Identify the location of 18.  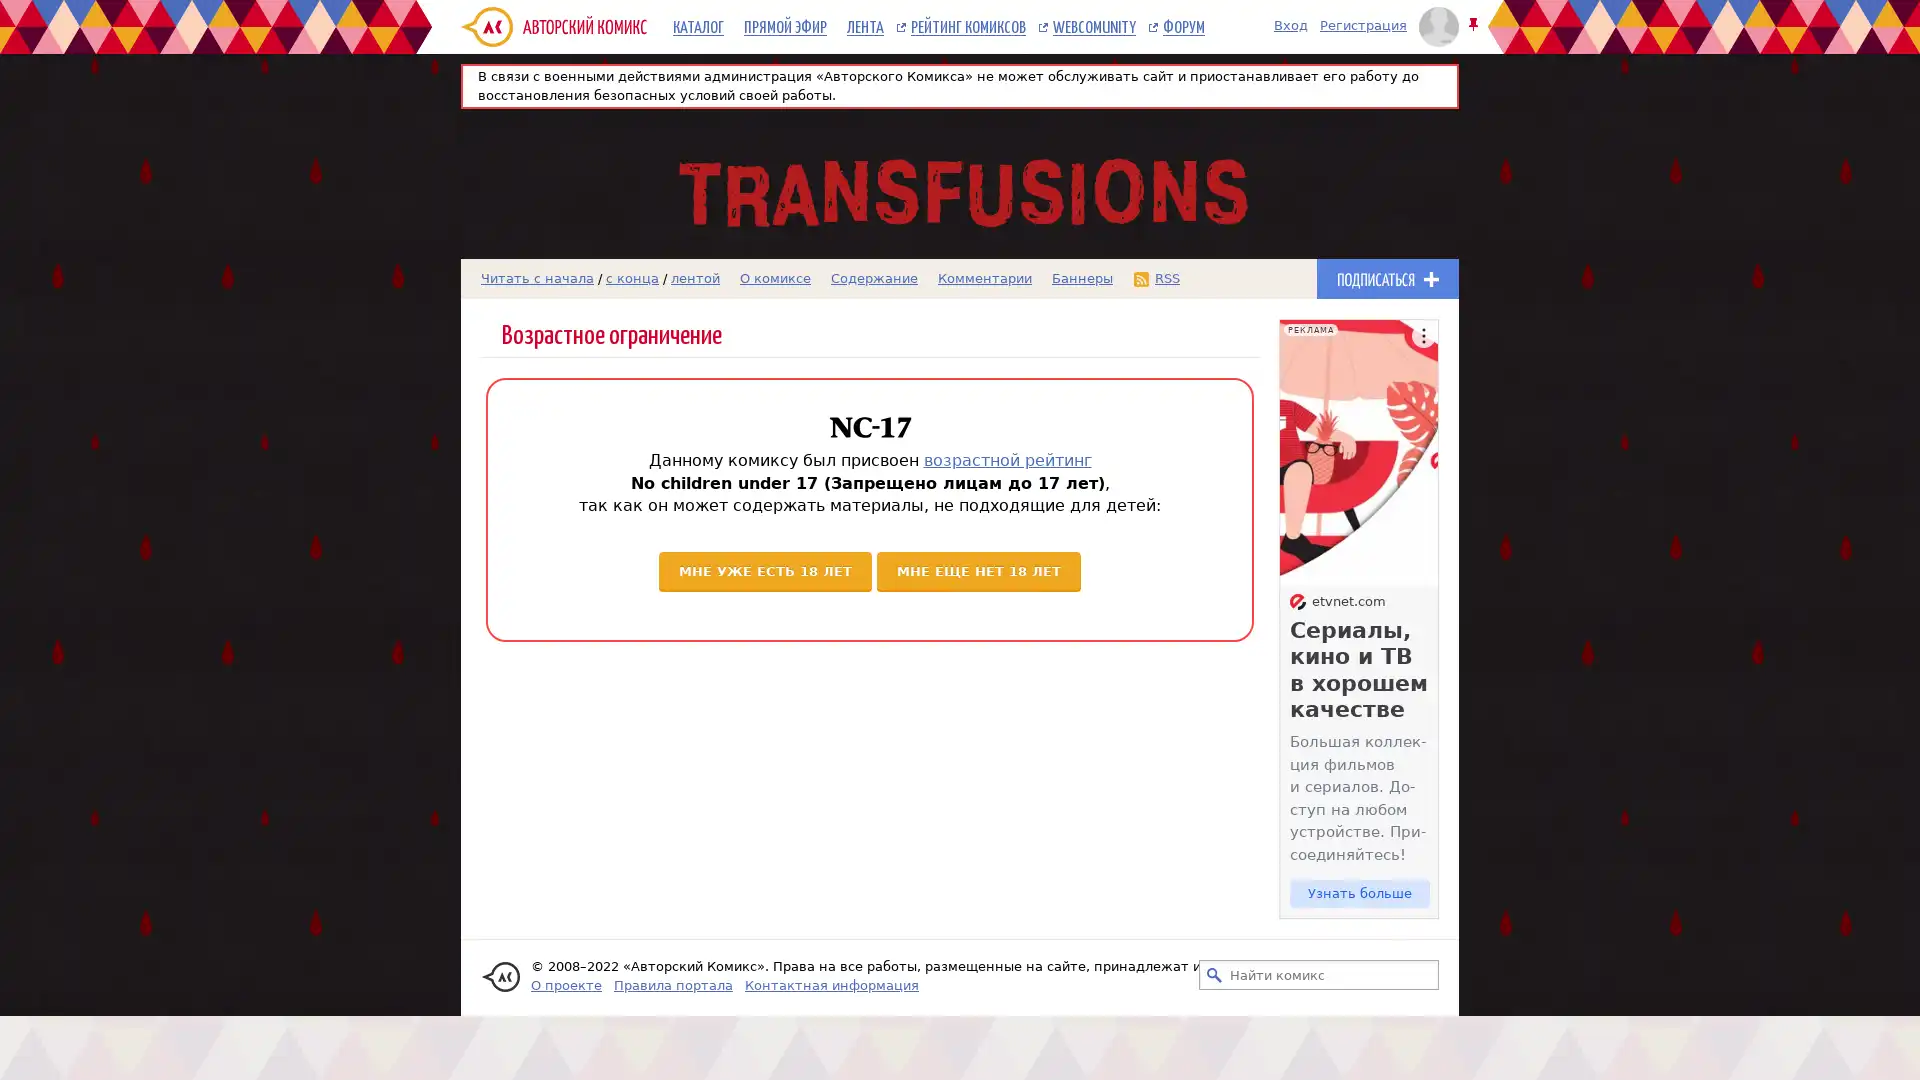
(979, 570).